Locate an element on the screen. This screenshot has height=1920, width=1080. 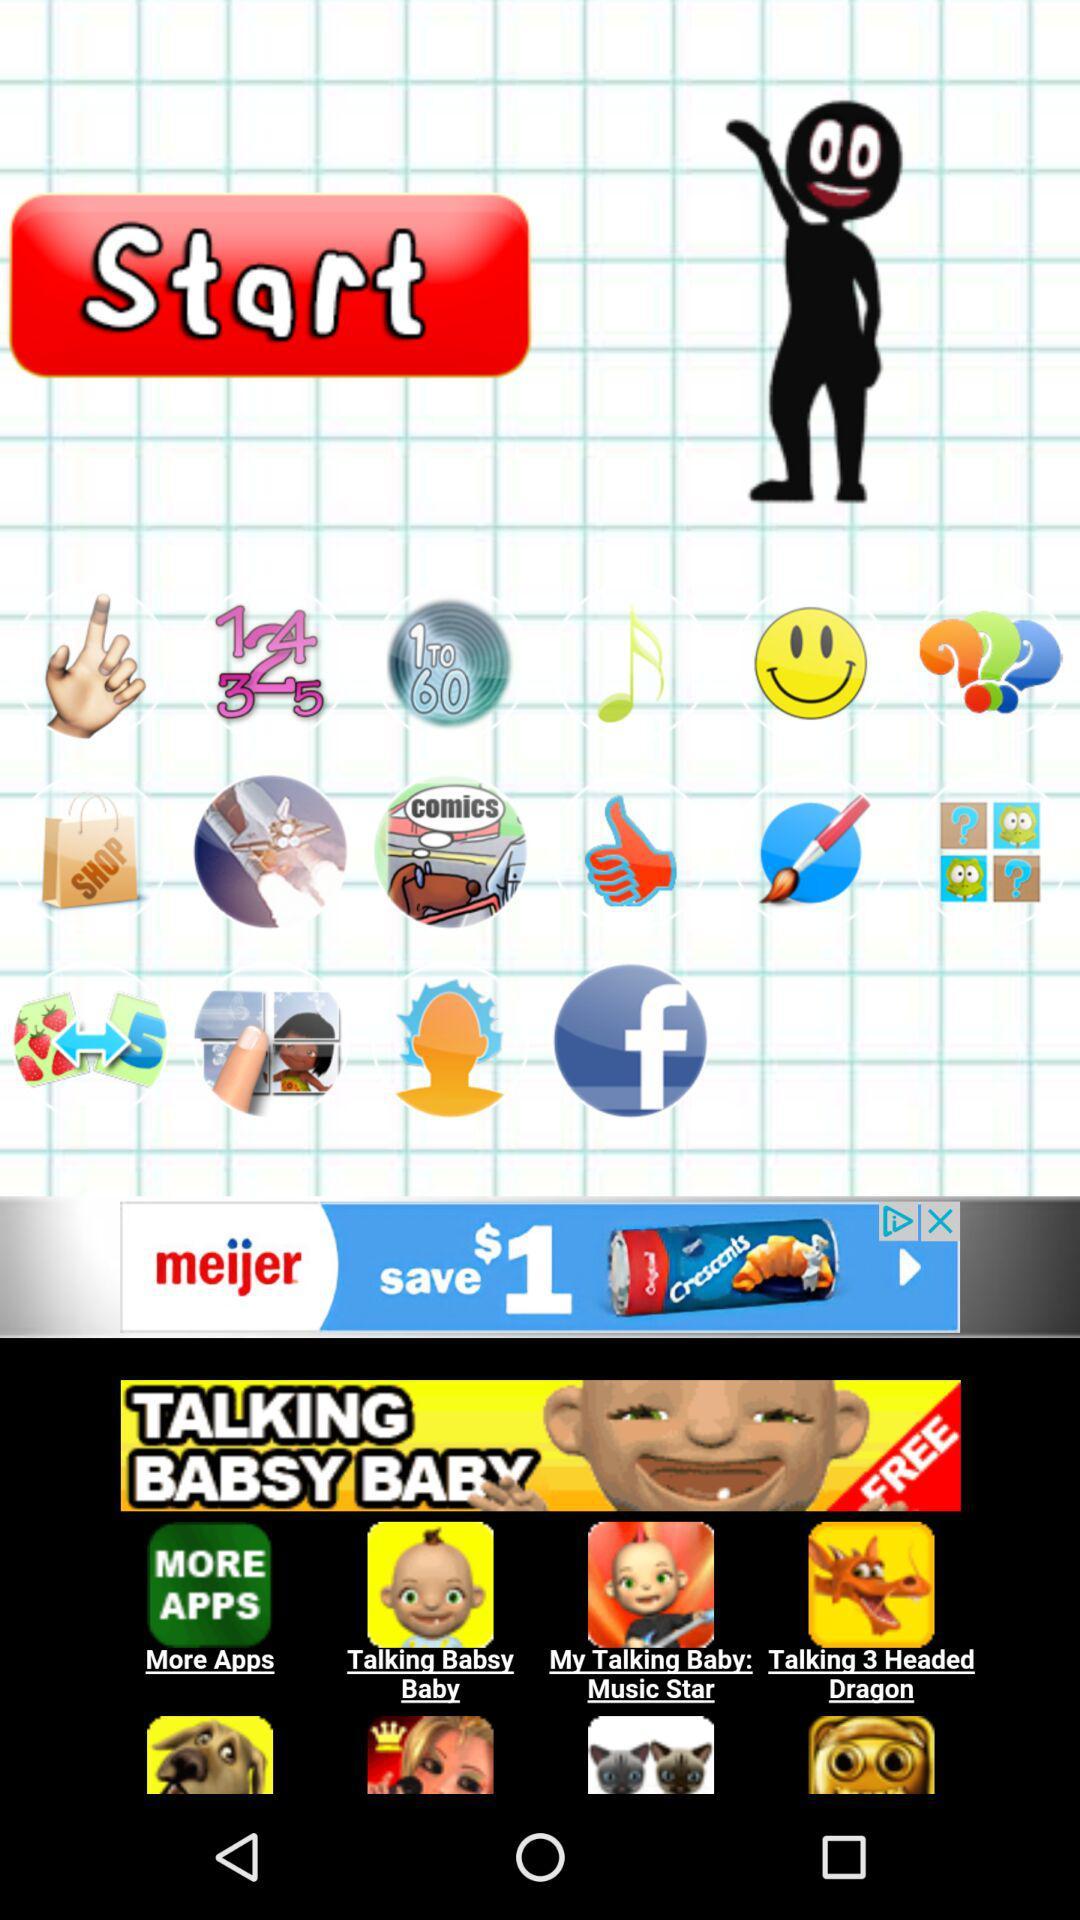
music is located at coordinates (628, 662).